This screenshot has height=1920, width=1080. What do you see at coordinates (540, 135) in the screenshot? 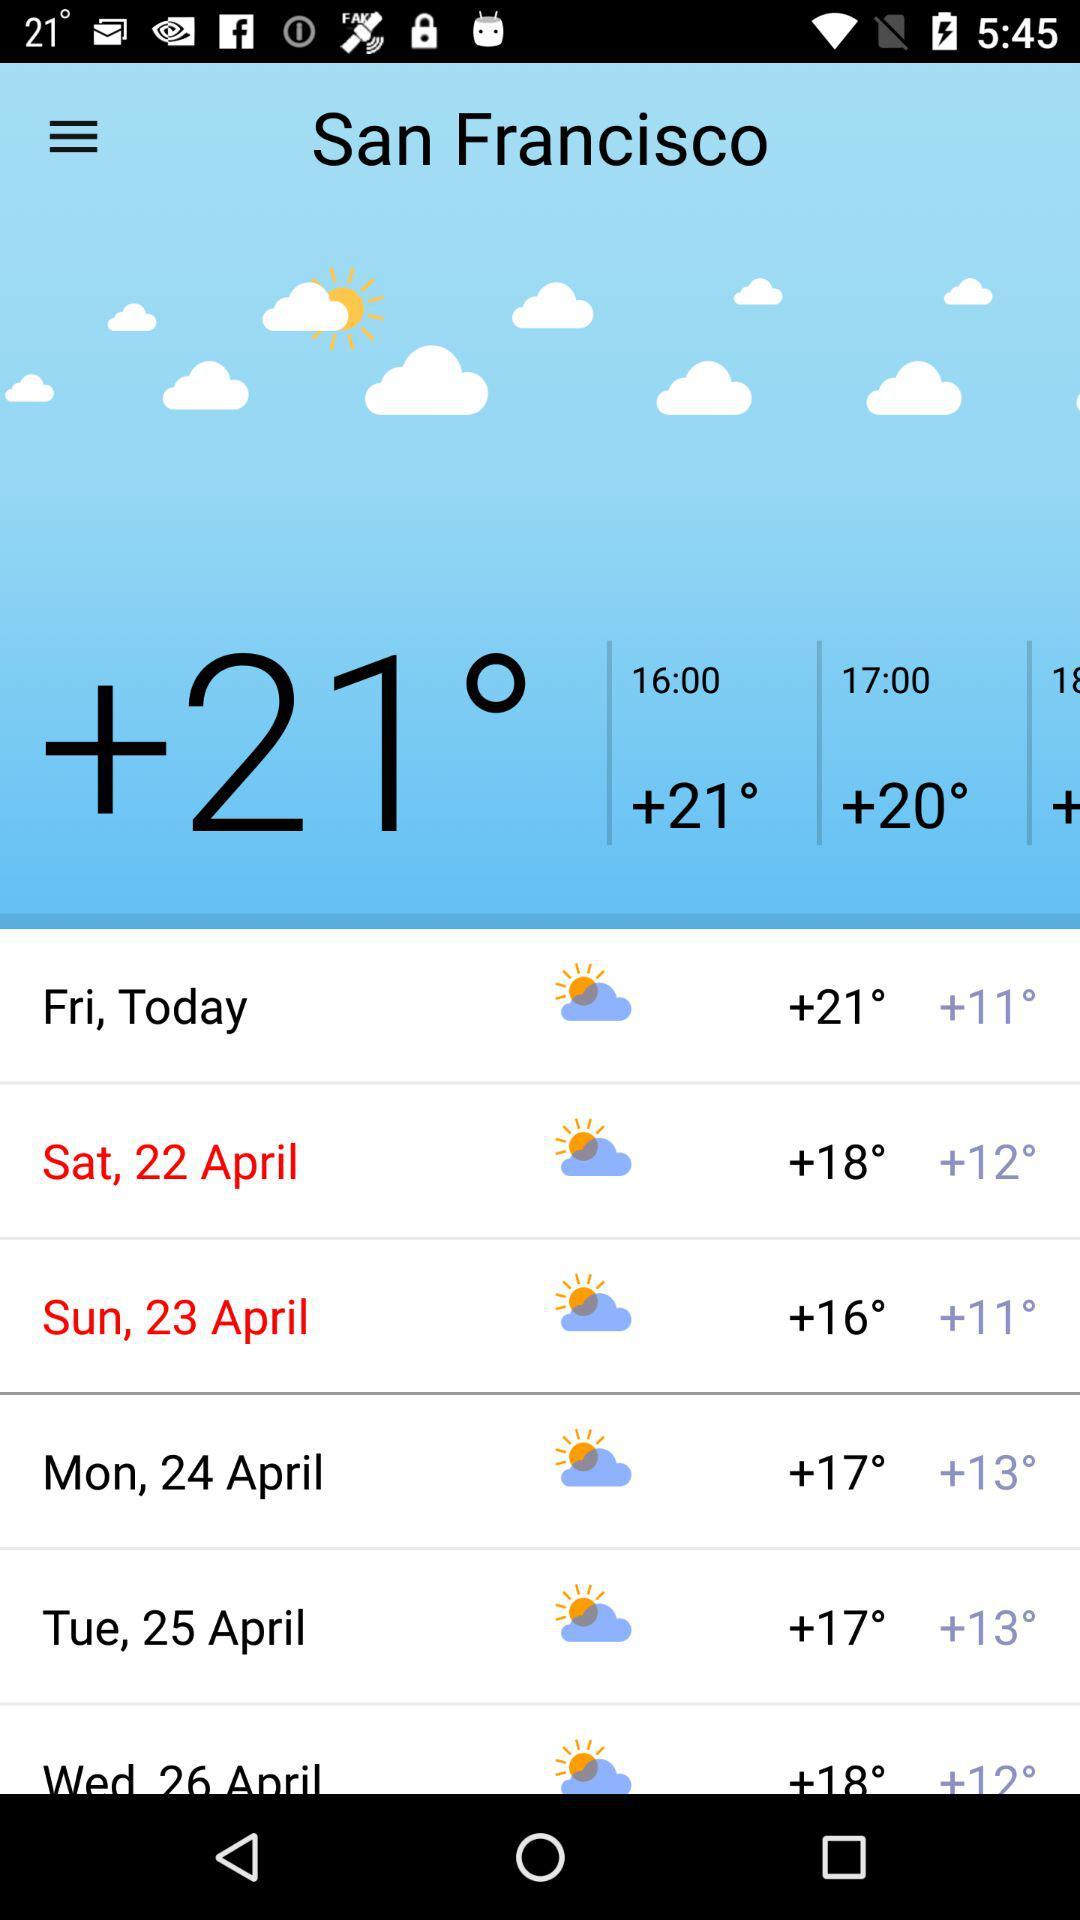
I see `san francisco icon` at bounding box center [540, 135].